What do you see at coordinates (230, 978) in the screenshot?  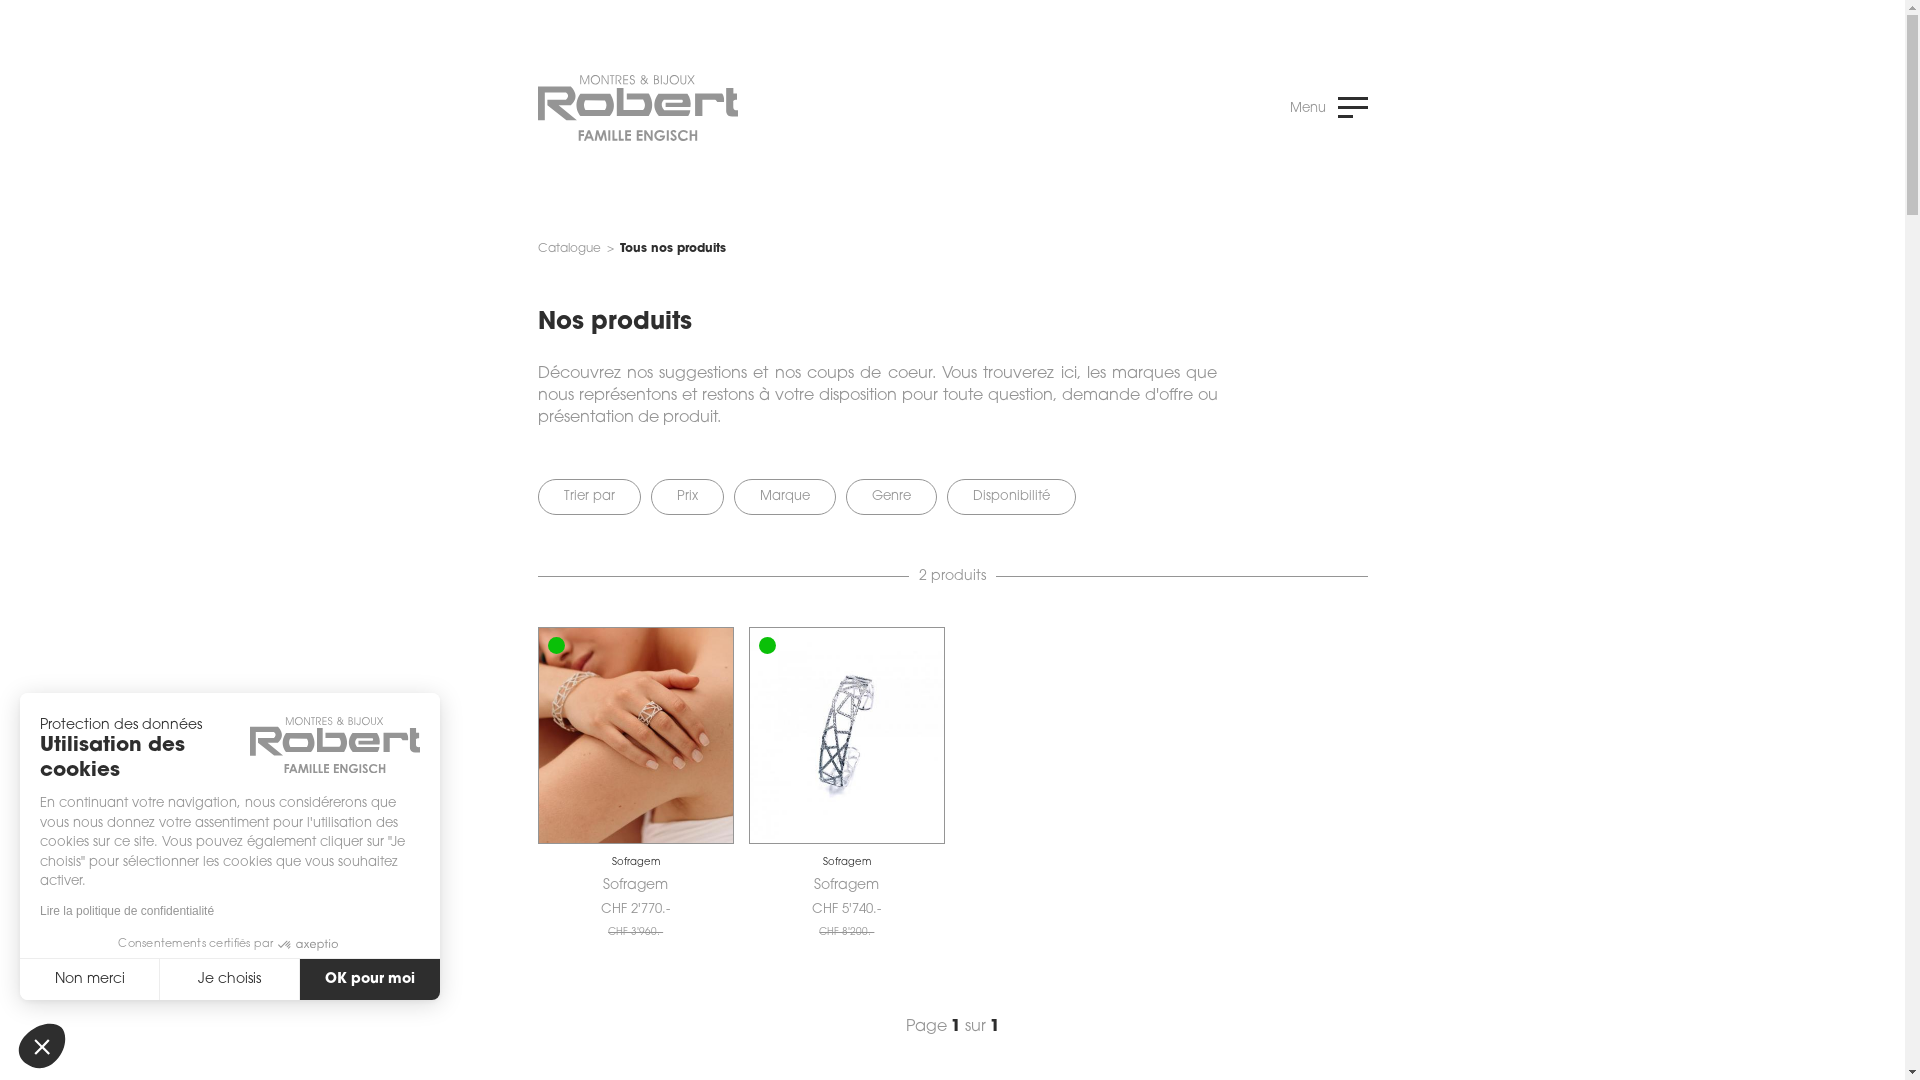 I see `'Je choisis'` at bounding box center [230, 978].